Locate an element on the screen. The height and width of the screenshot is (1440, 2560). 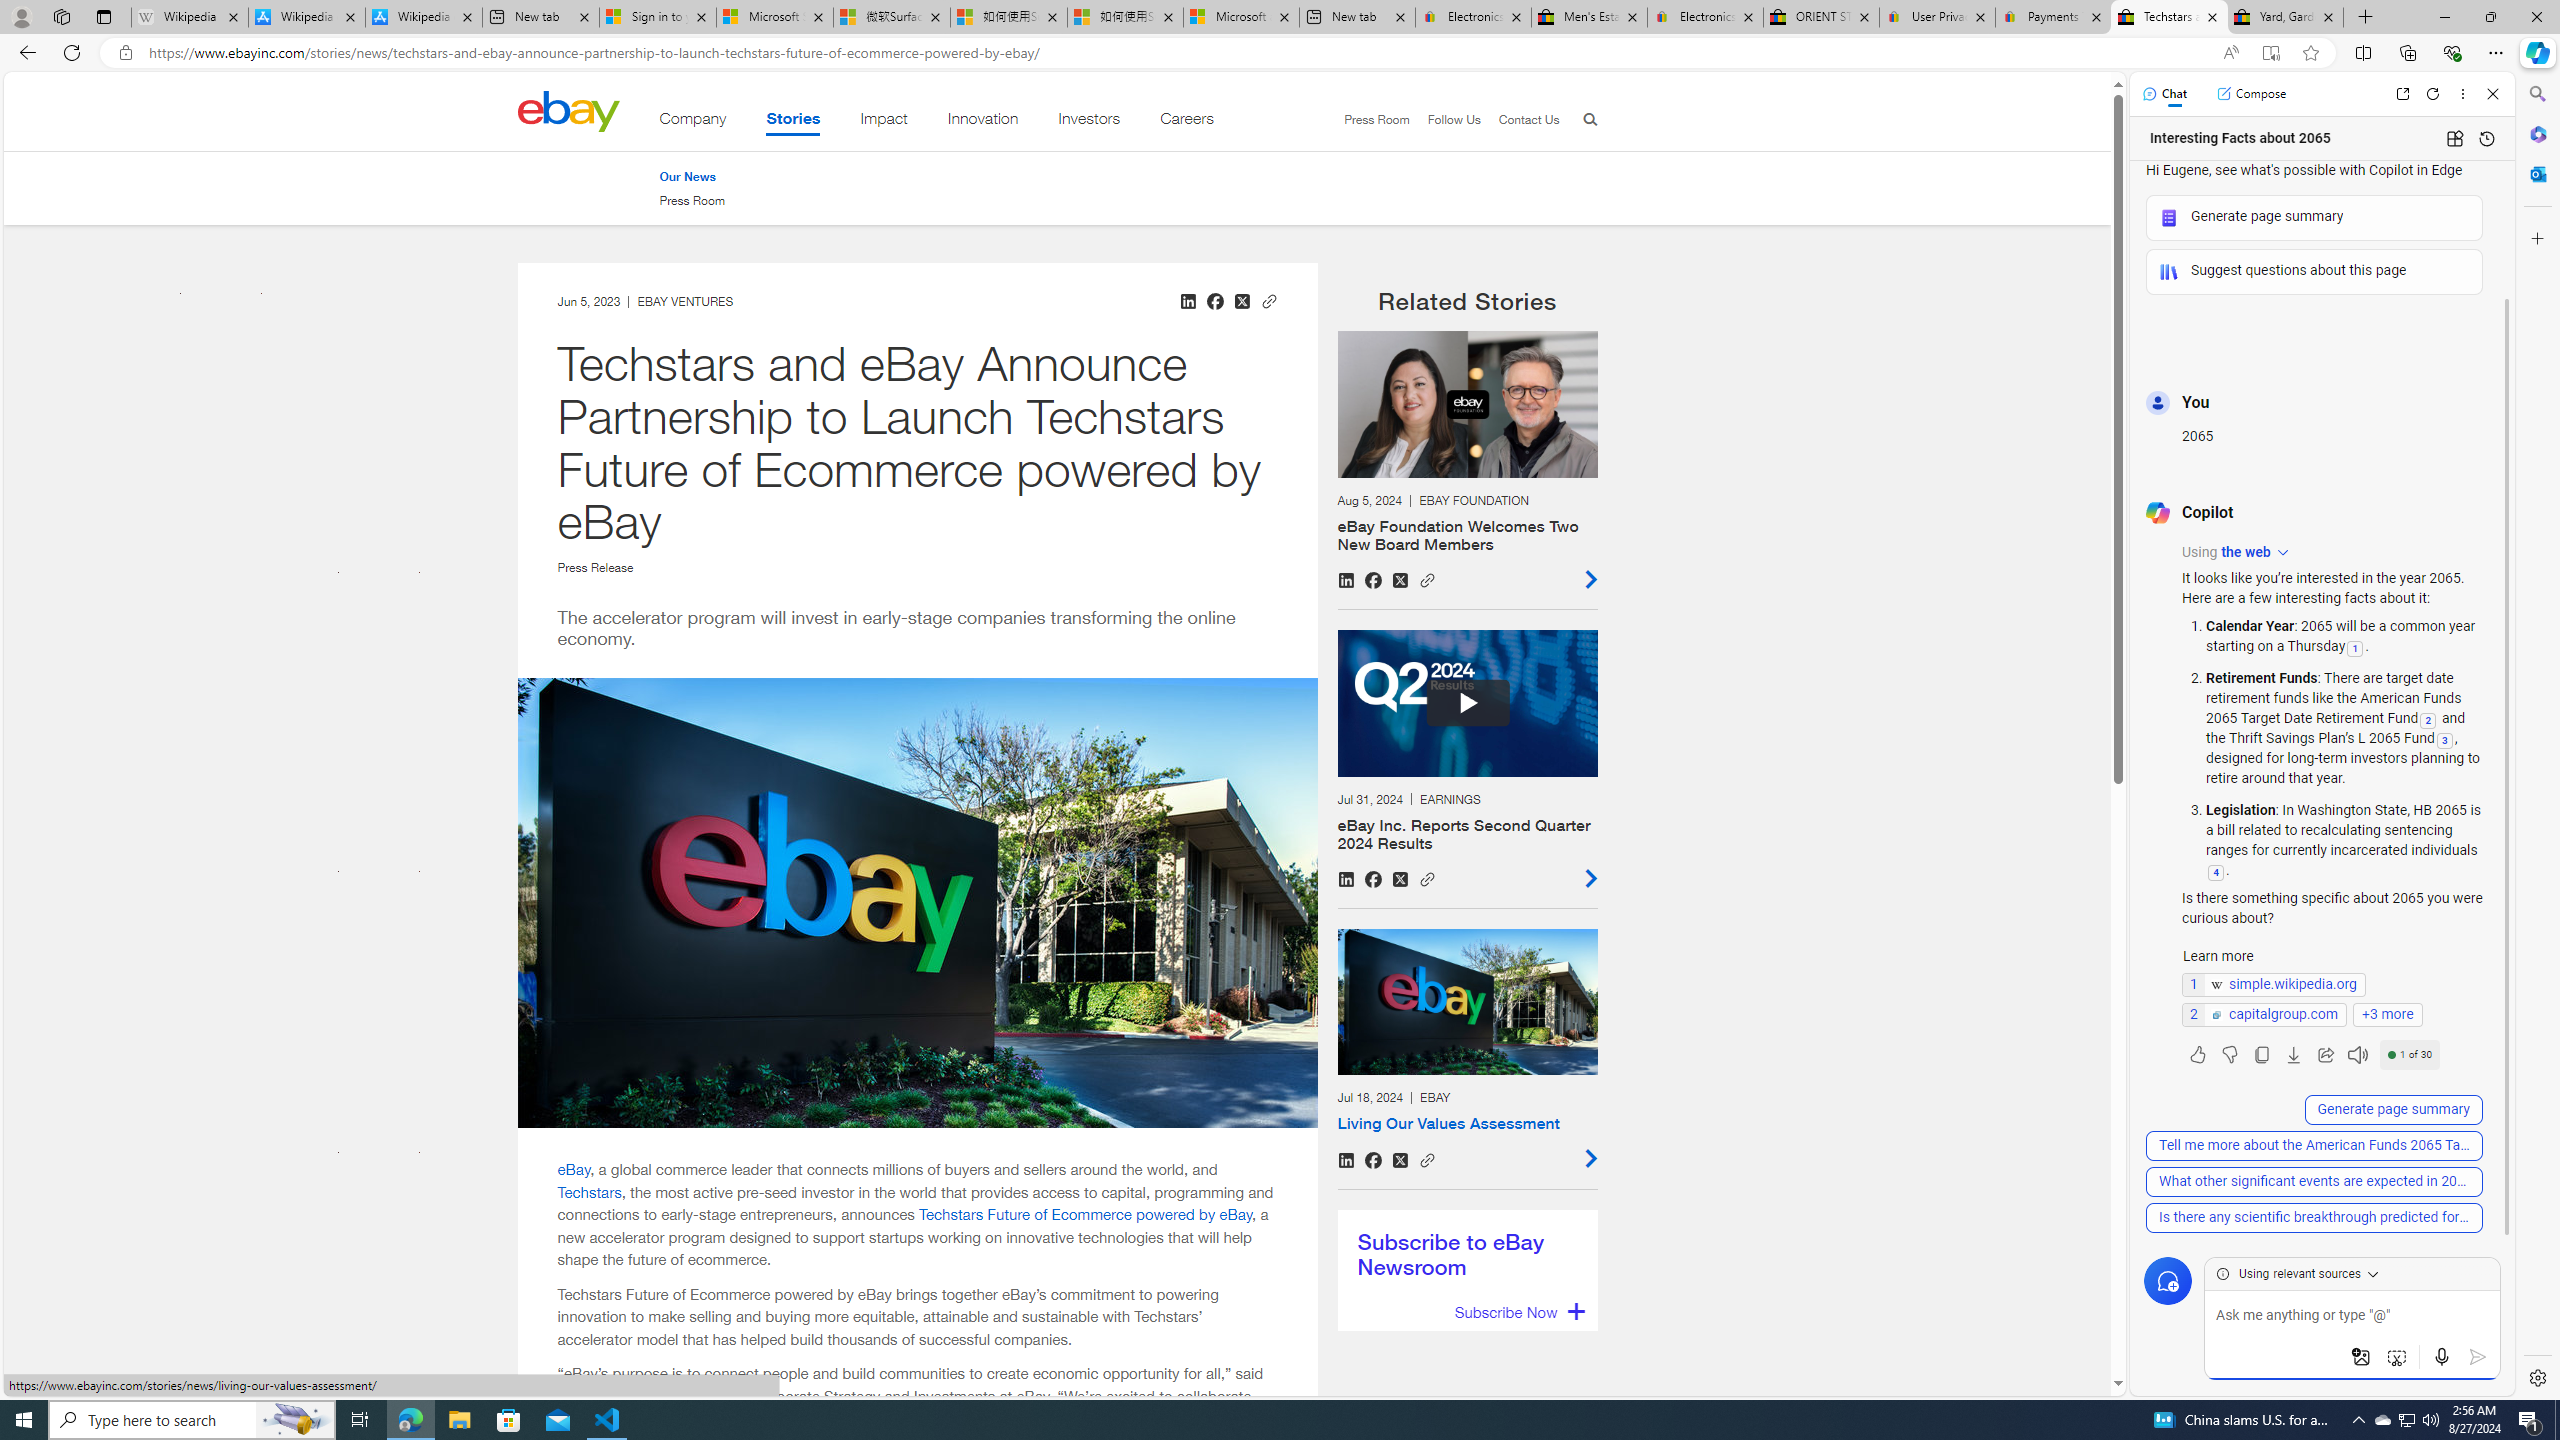
'Impact' is located at coordinates (884, 122).